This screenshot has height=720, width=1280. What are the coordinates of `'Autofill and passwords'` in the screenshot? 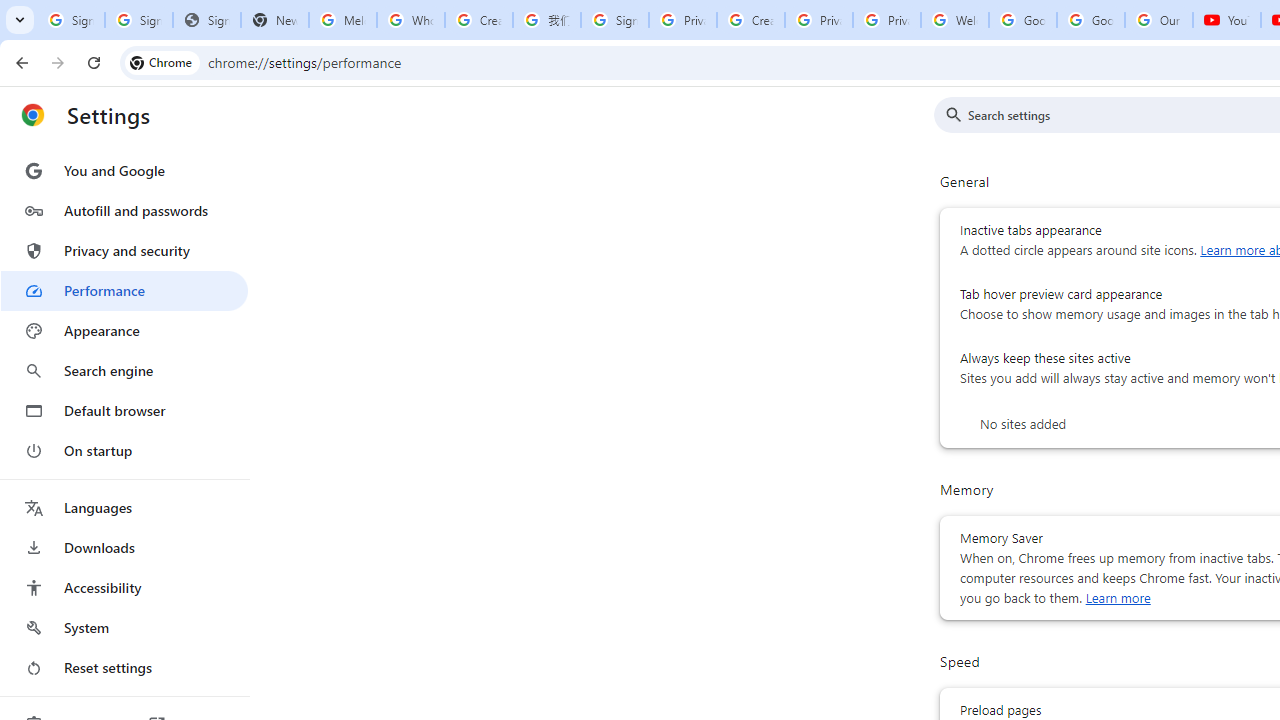 It's located at (123, 210).